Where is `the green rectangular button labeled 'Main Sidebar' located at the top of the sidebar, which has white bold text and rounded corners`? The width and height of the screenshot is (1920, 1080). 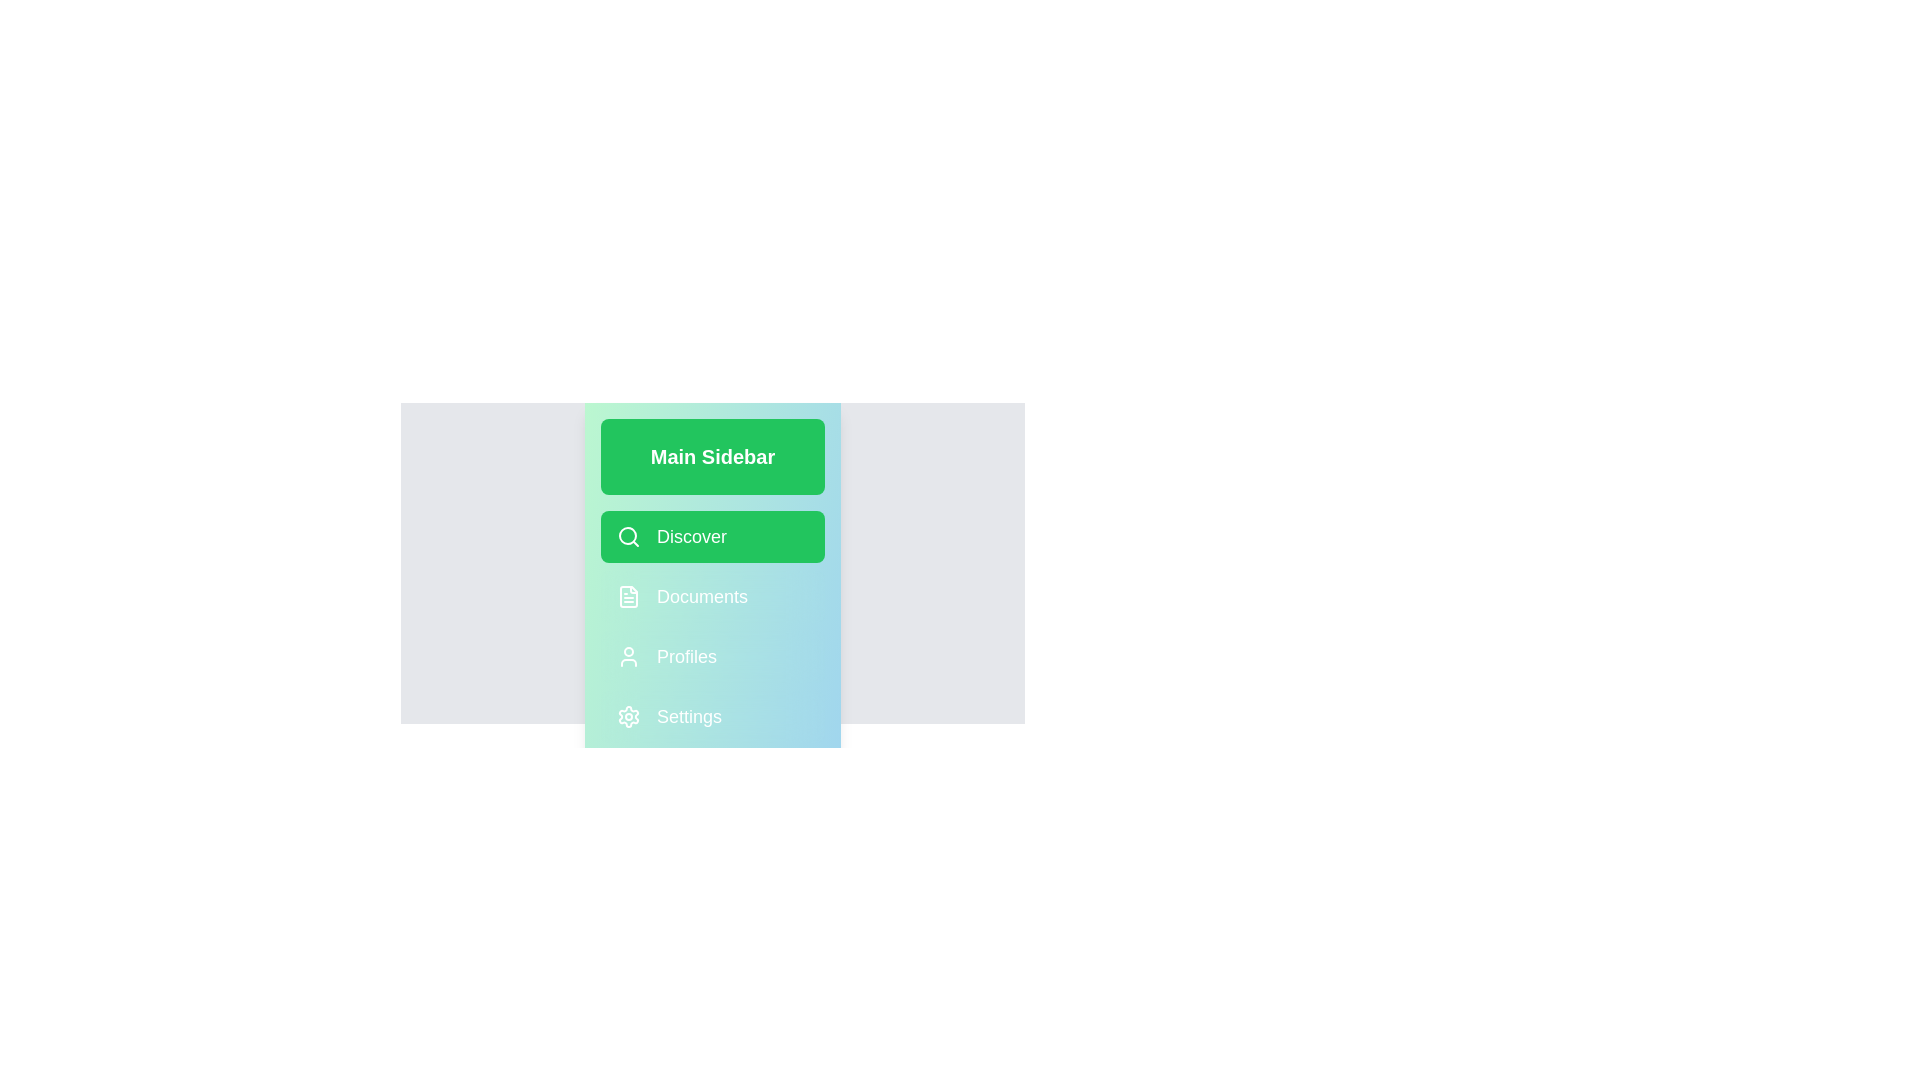
the green rectangular button labeled 'Main Sidebar' located at the top of the sidebar, which has white bold text and rounded corners is located at coordinates (713, 456).